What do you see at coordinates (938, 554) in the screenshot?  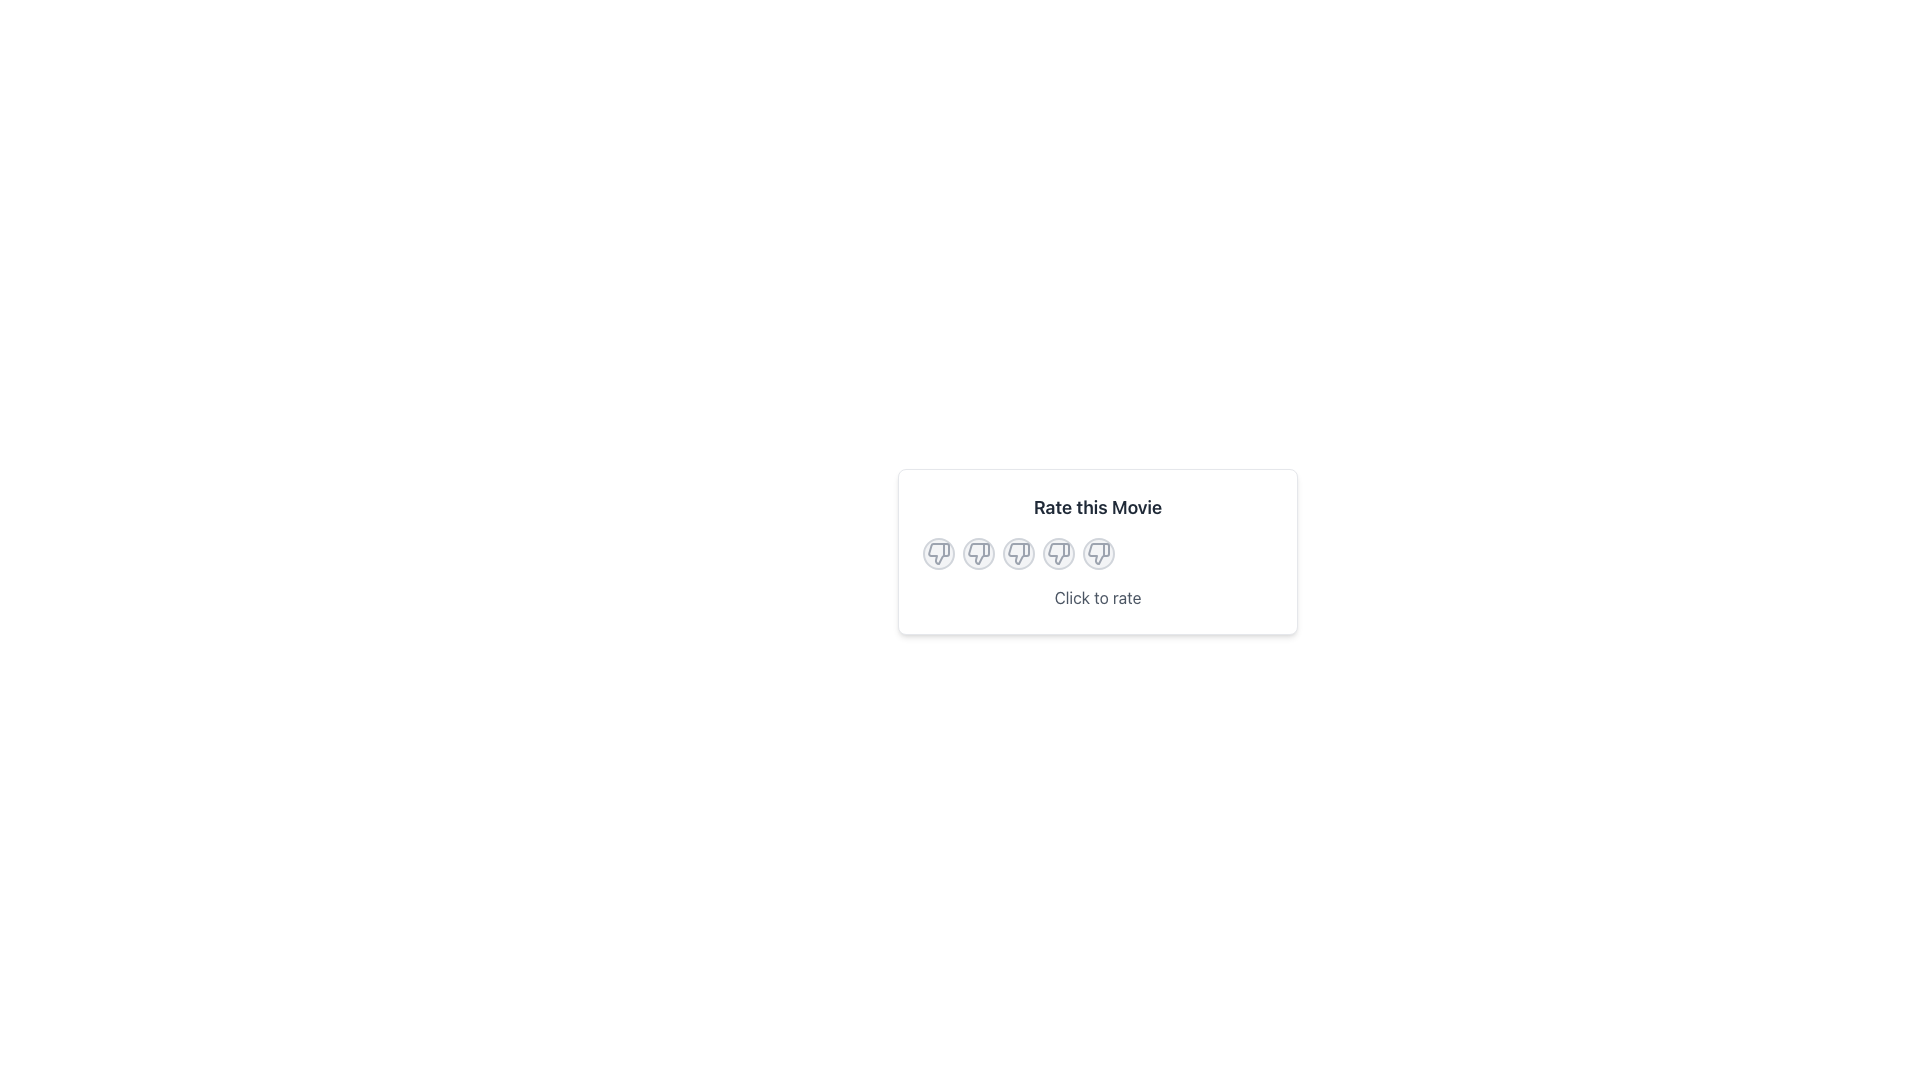 I see `the first thumbs-down icon in the rating interface, which is styled with a gray color and outlined appearance` at bounding box center [938, 554].